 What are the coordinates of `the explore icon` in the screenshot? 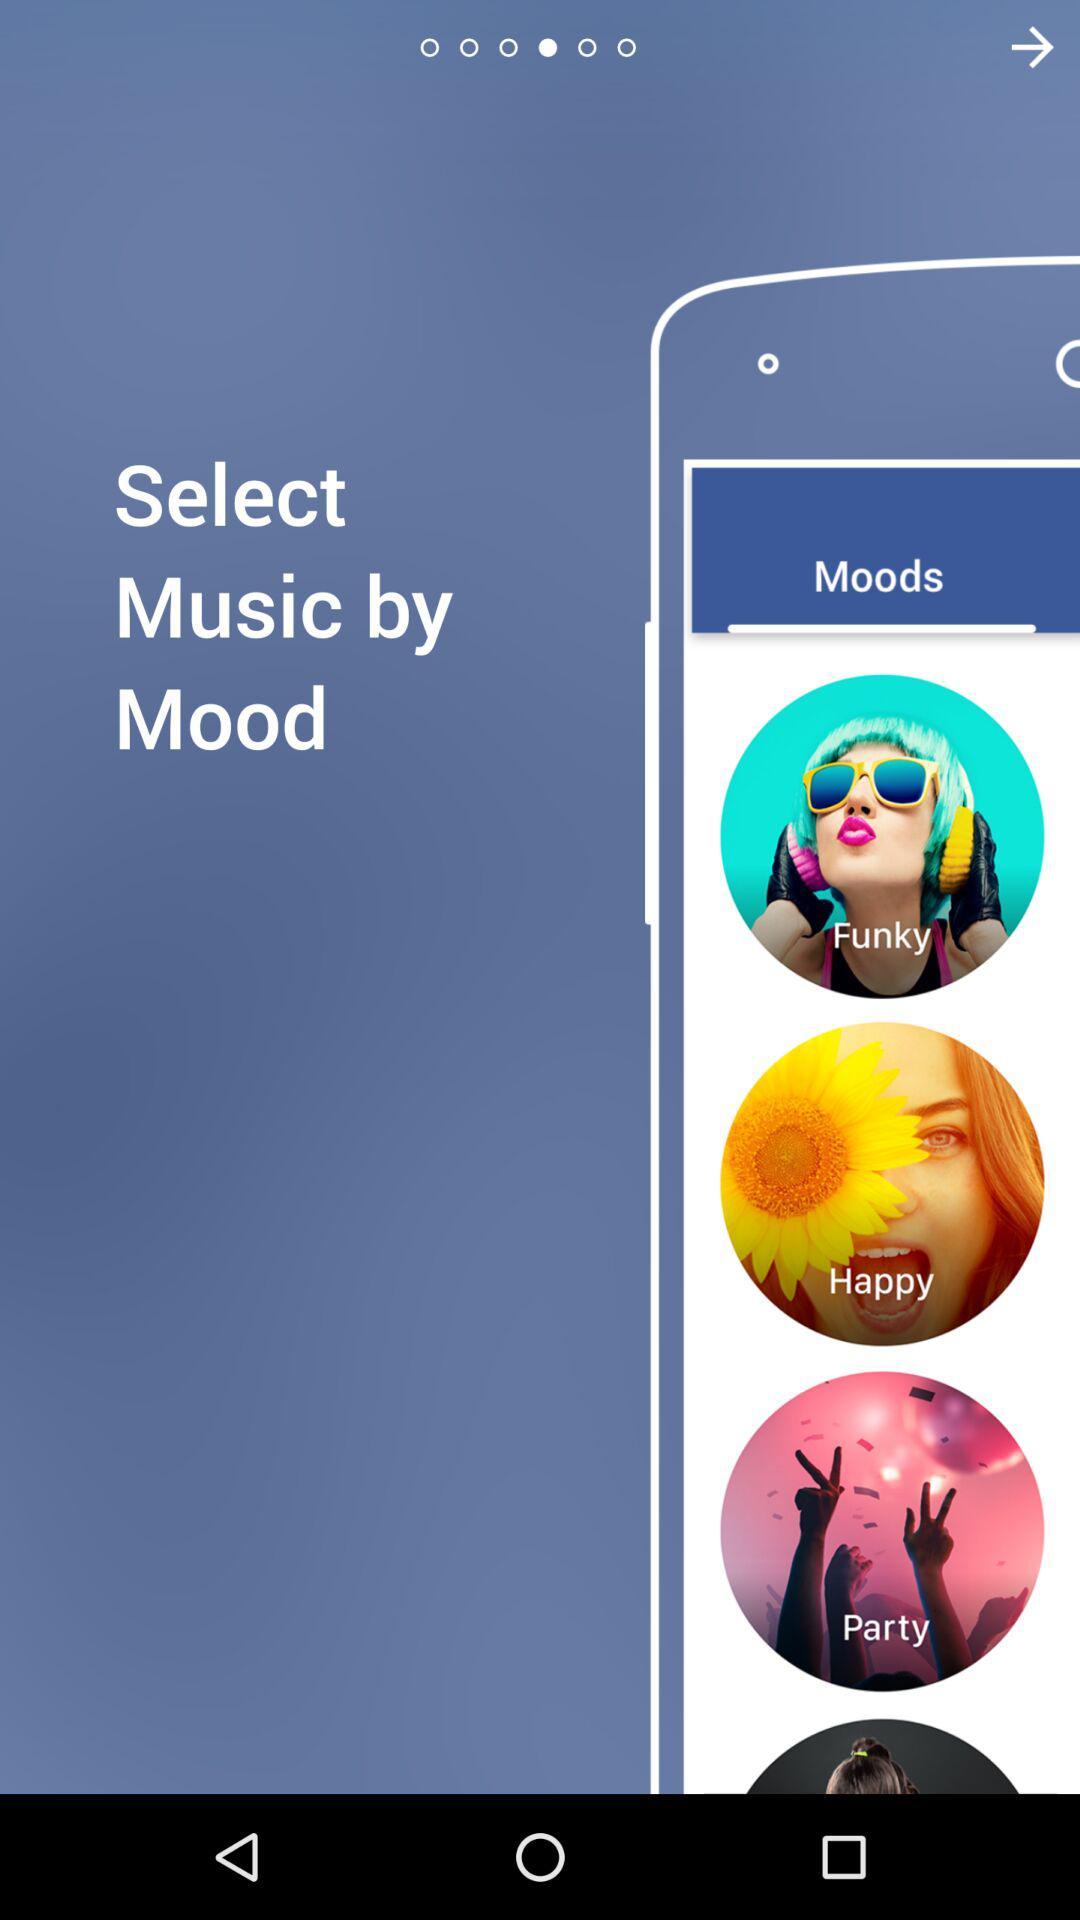 It's located at (1019, 47).